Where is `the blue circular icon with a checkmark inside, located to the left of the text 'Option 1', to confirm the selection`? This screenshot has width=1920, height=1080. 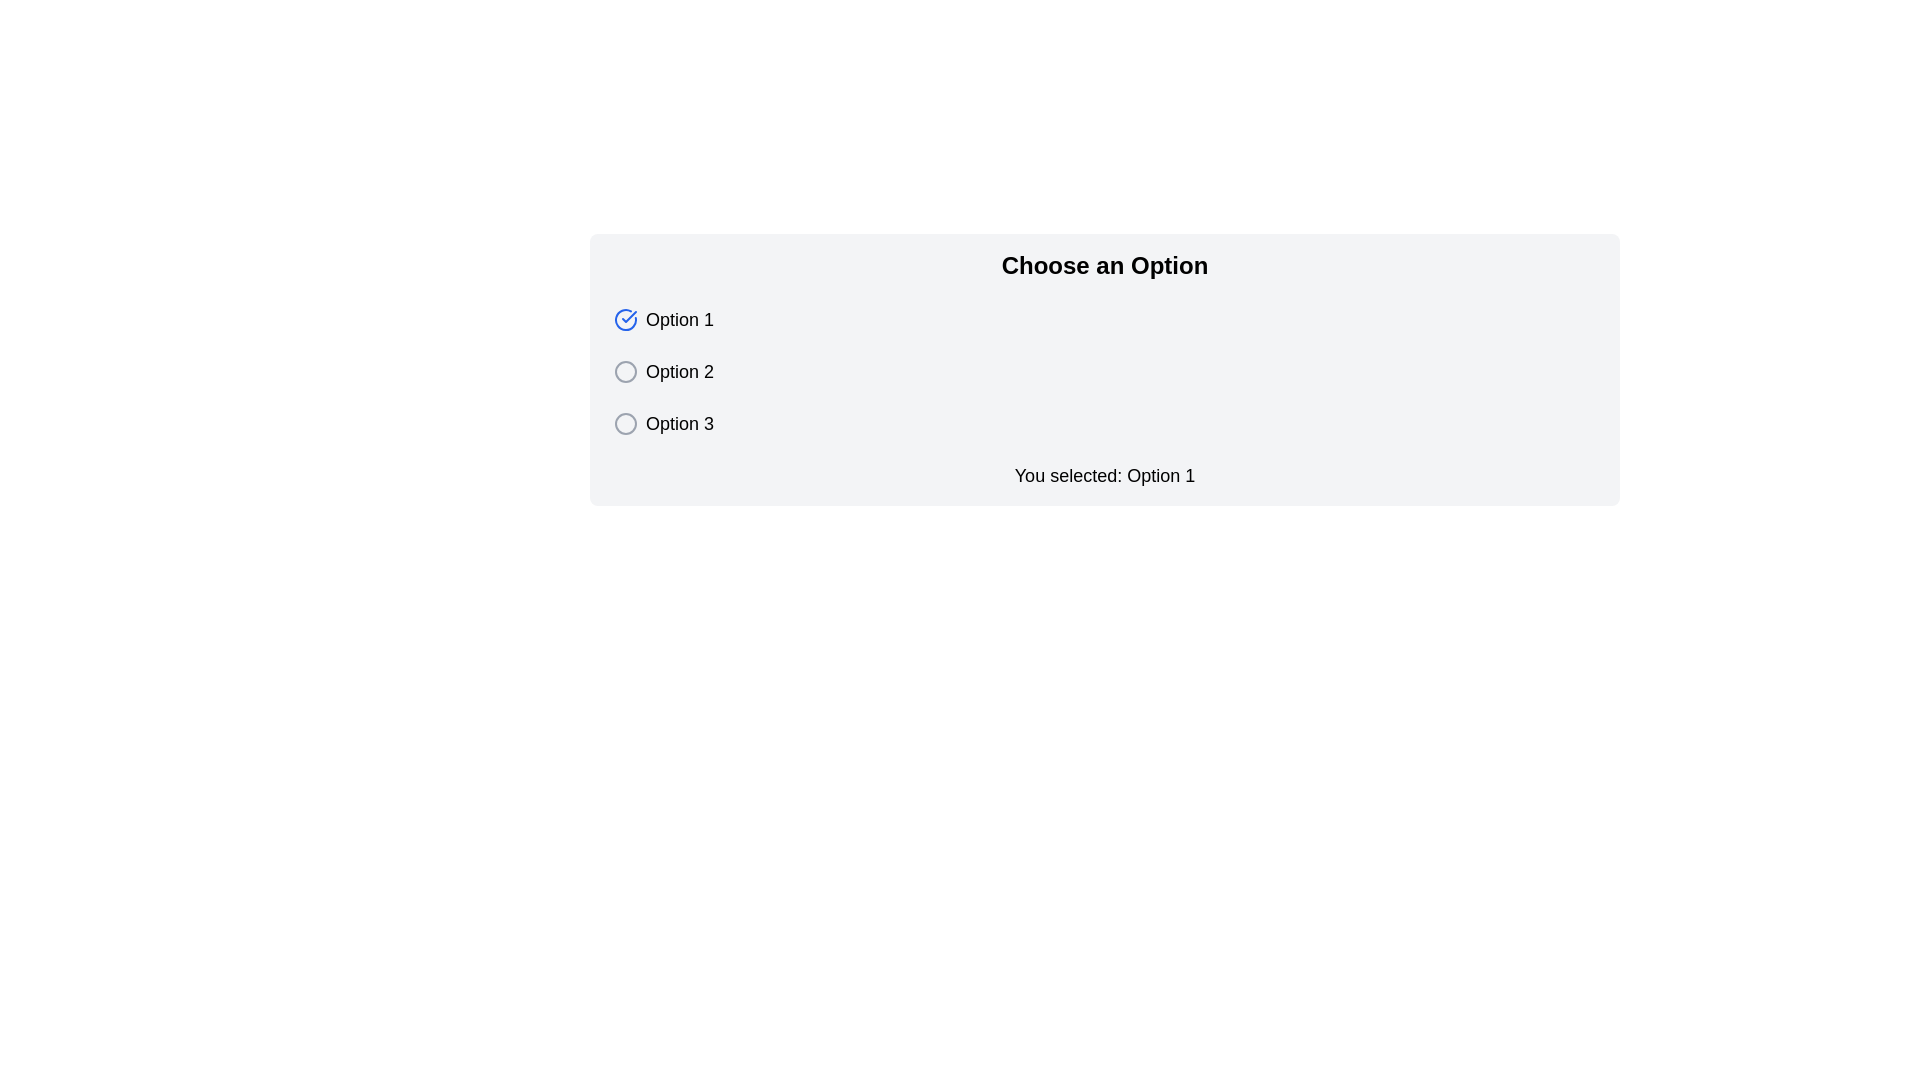
the blue circular icon with a checkmark inside, located to the left of the text 'Option 1', to confirm the selection is located at coordinates (624, 319).